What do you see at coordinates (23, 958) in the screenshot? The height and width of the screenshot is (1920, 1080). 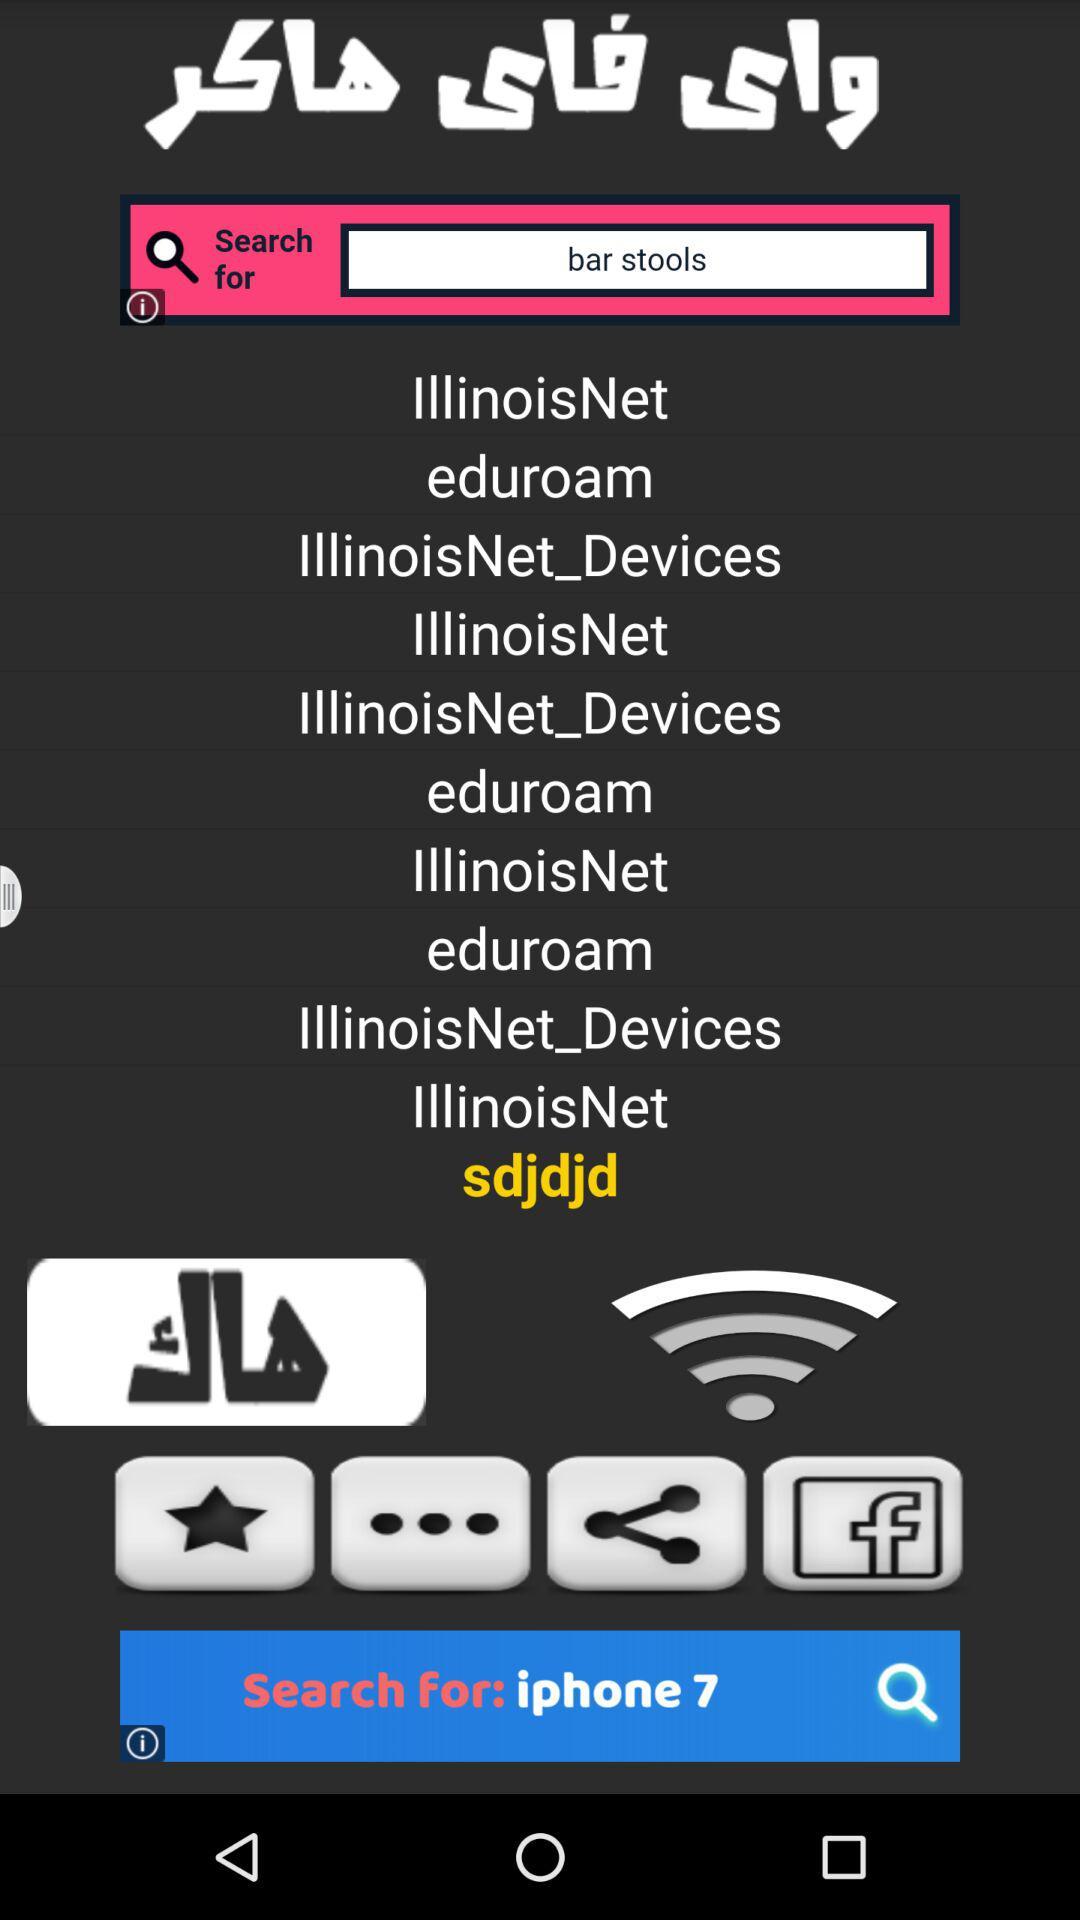 I see `the menu icon` at bounding box center [23, 958].